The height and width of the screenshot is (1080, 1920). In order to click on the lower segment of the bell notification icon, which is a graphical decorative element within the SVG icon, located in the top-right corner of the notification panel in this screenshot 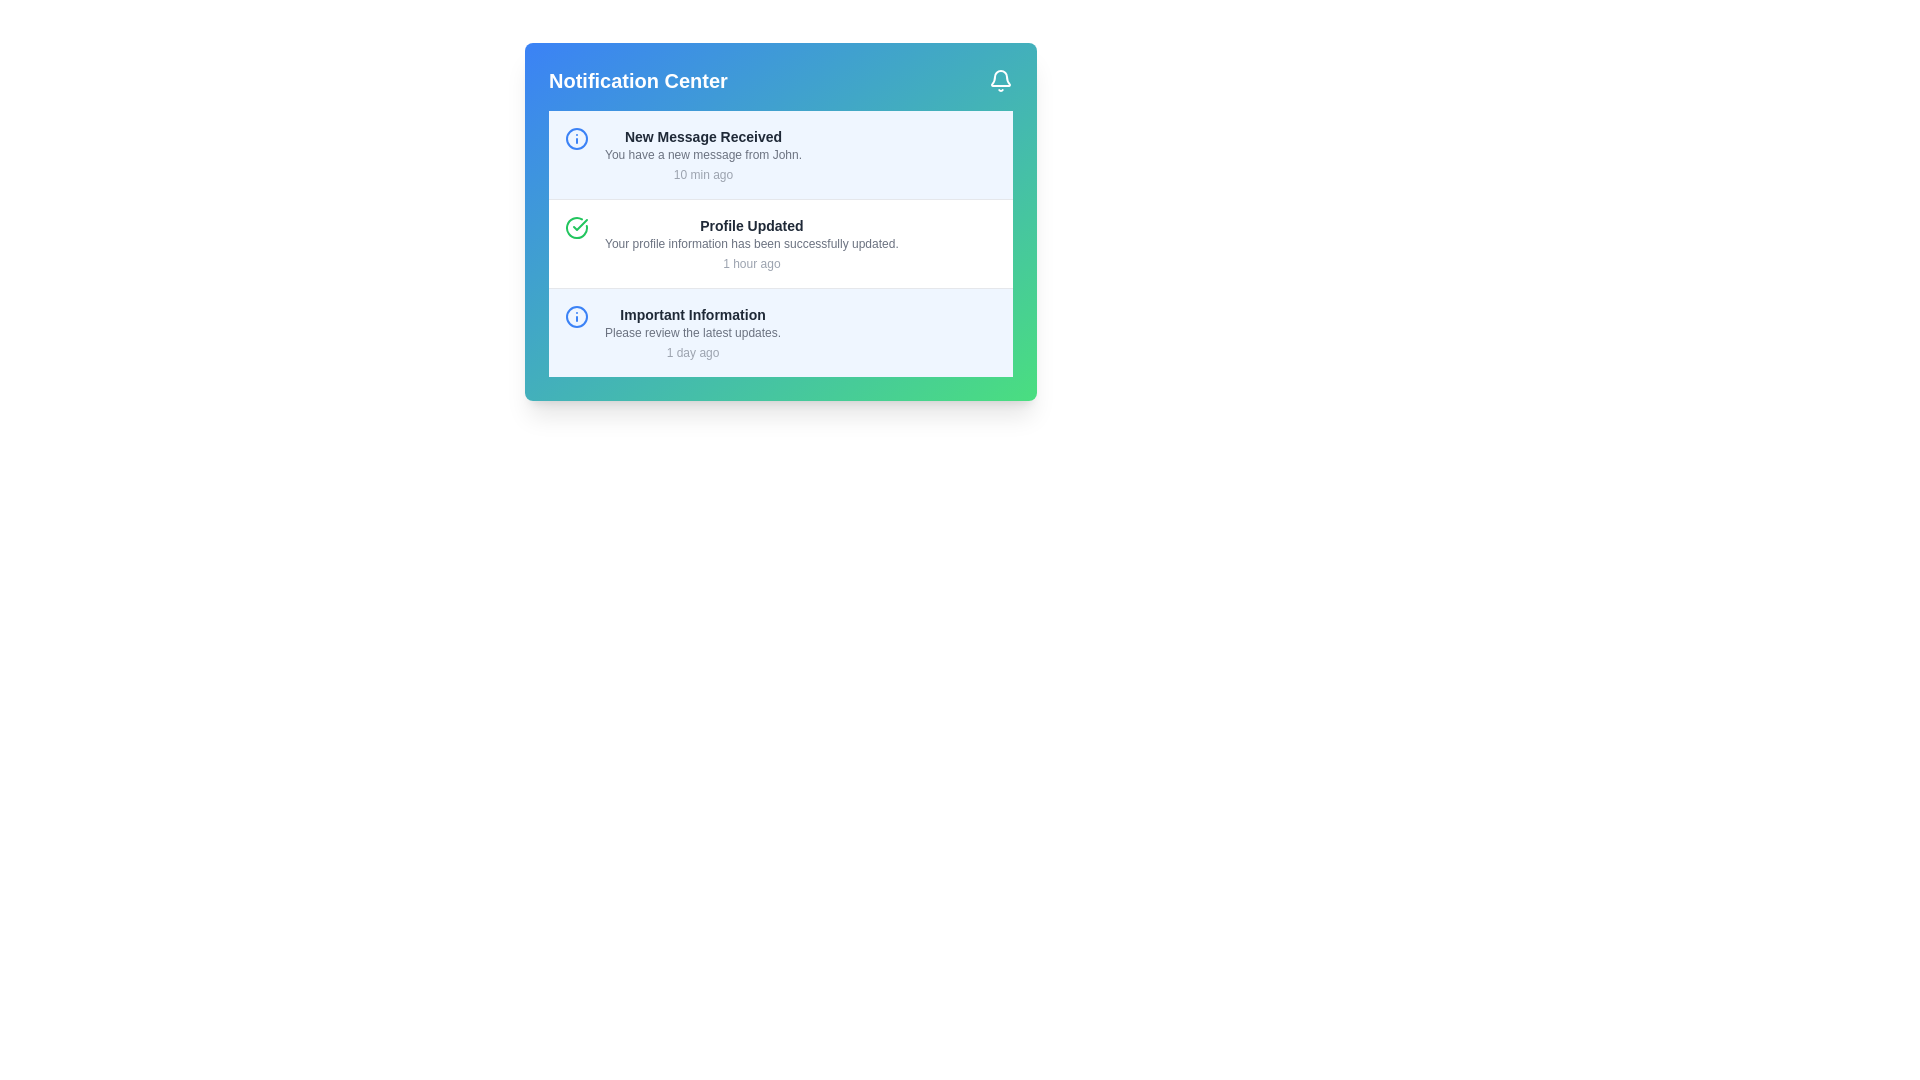, I will do `click(1001, 77)`.